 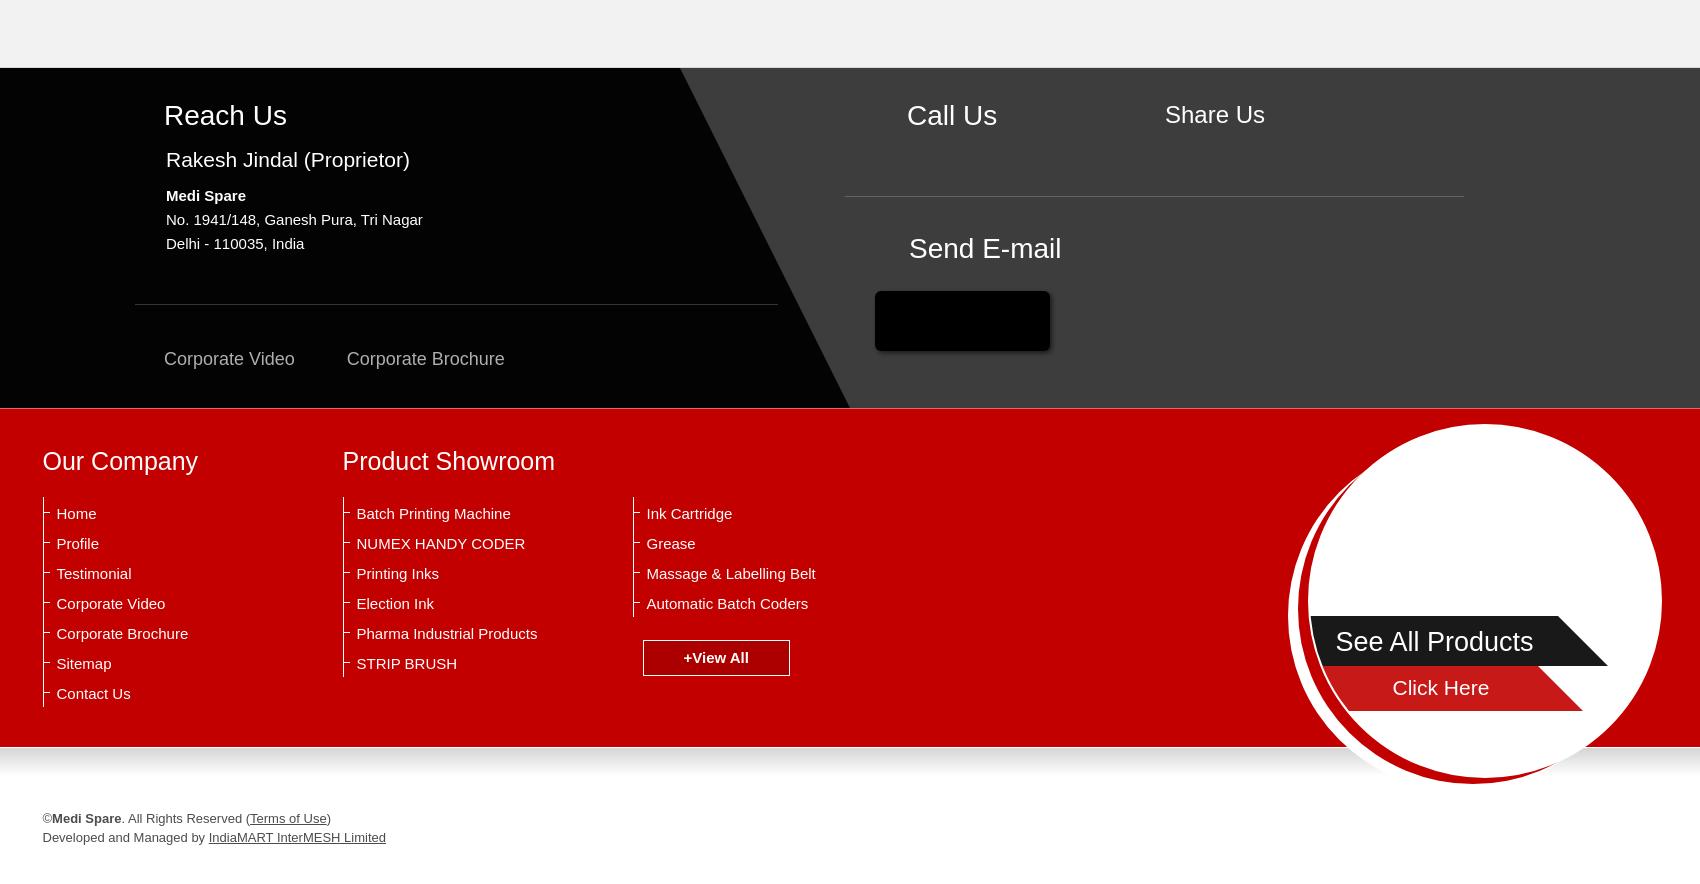 What do you see at coordinates (405, 663) in the screenshot?
I see `'STRIP BRUSH'` at bounding box center [405, 663].